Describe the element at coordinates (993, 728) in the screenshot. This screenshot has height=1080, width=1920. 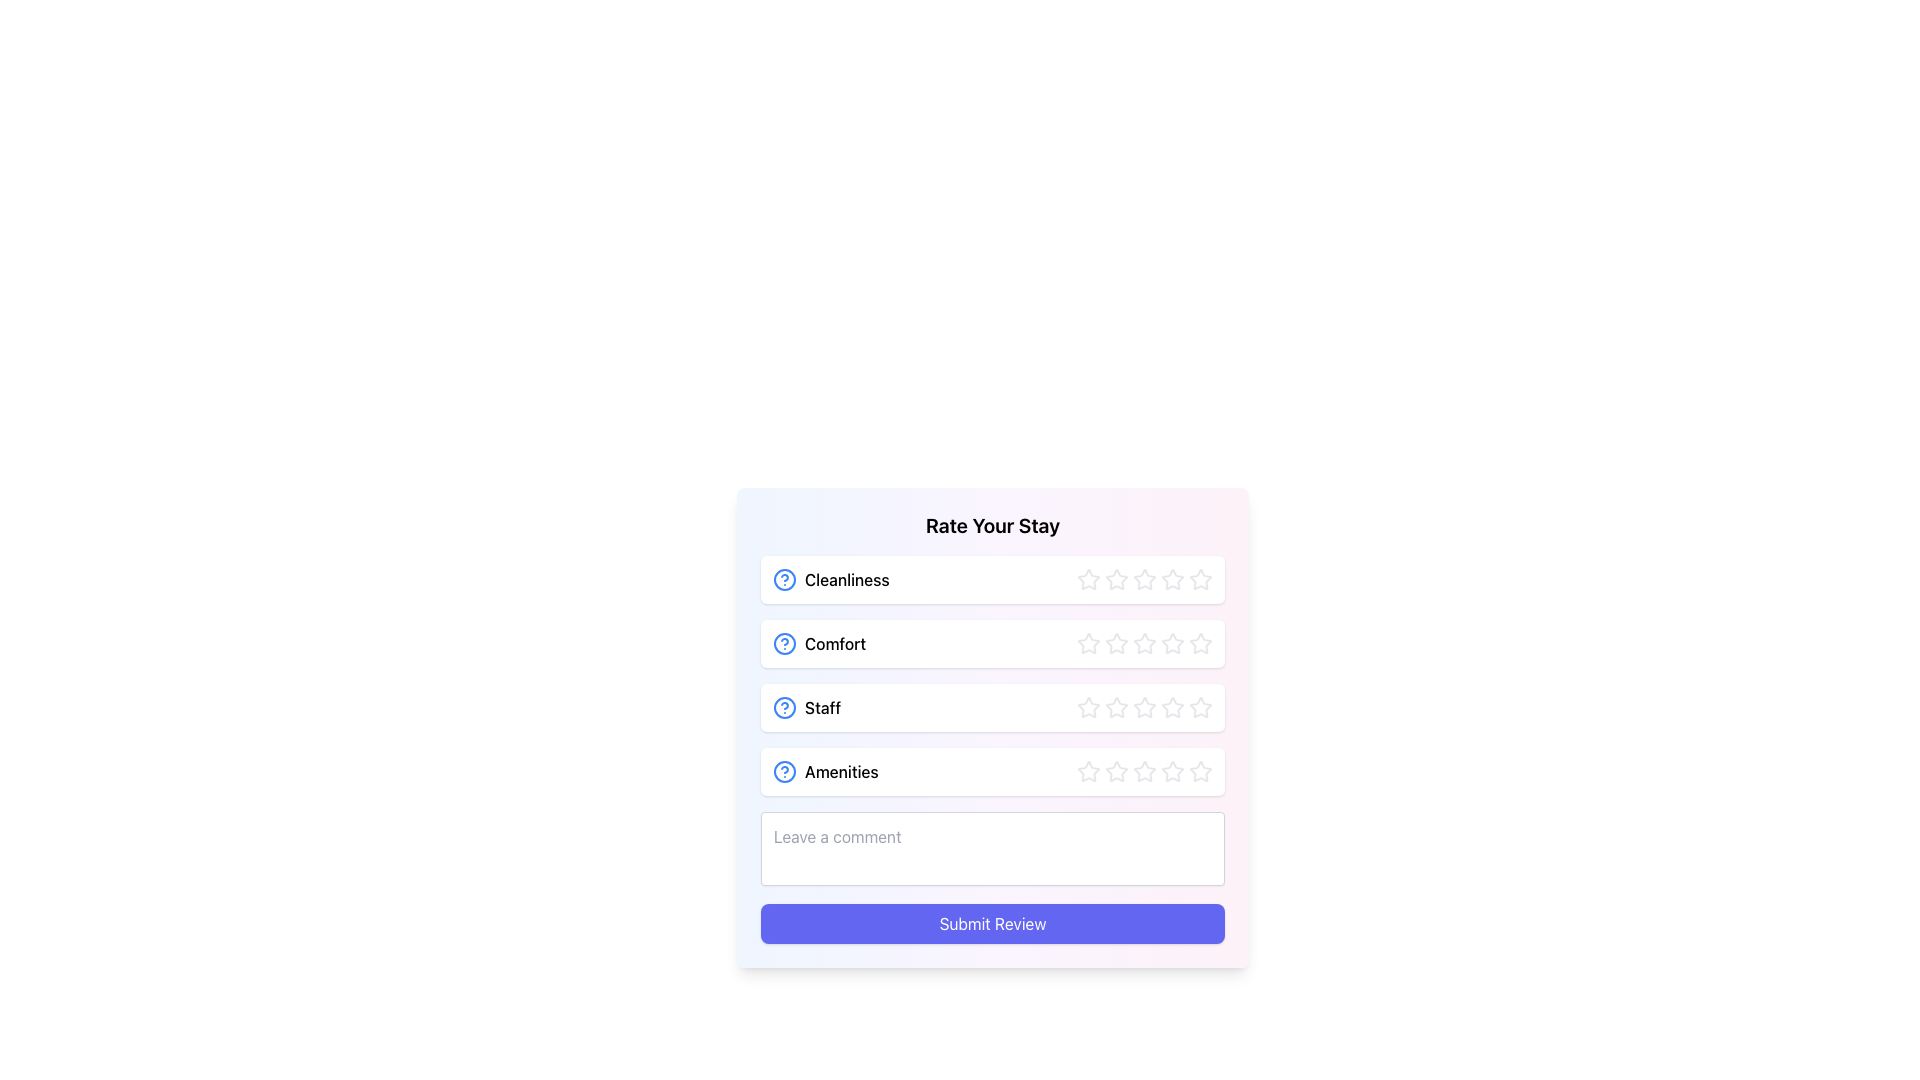
I see `the third Interactive Rating Section for 'Staff'` at that location.